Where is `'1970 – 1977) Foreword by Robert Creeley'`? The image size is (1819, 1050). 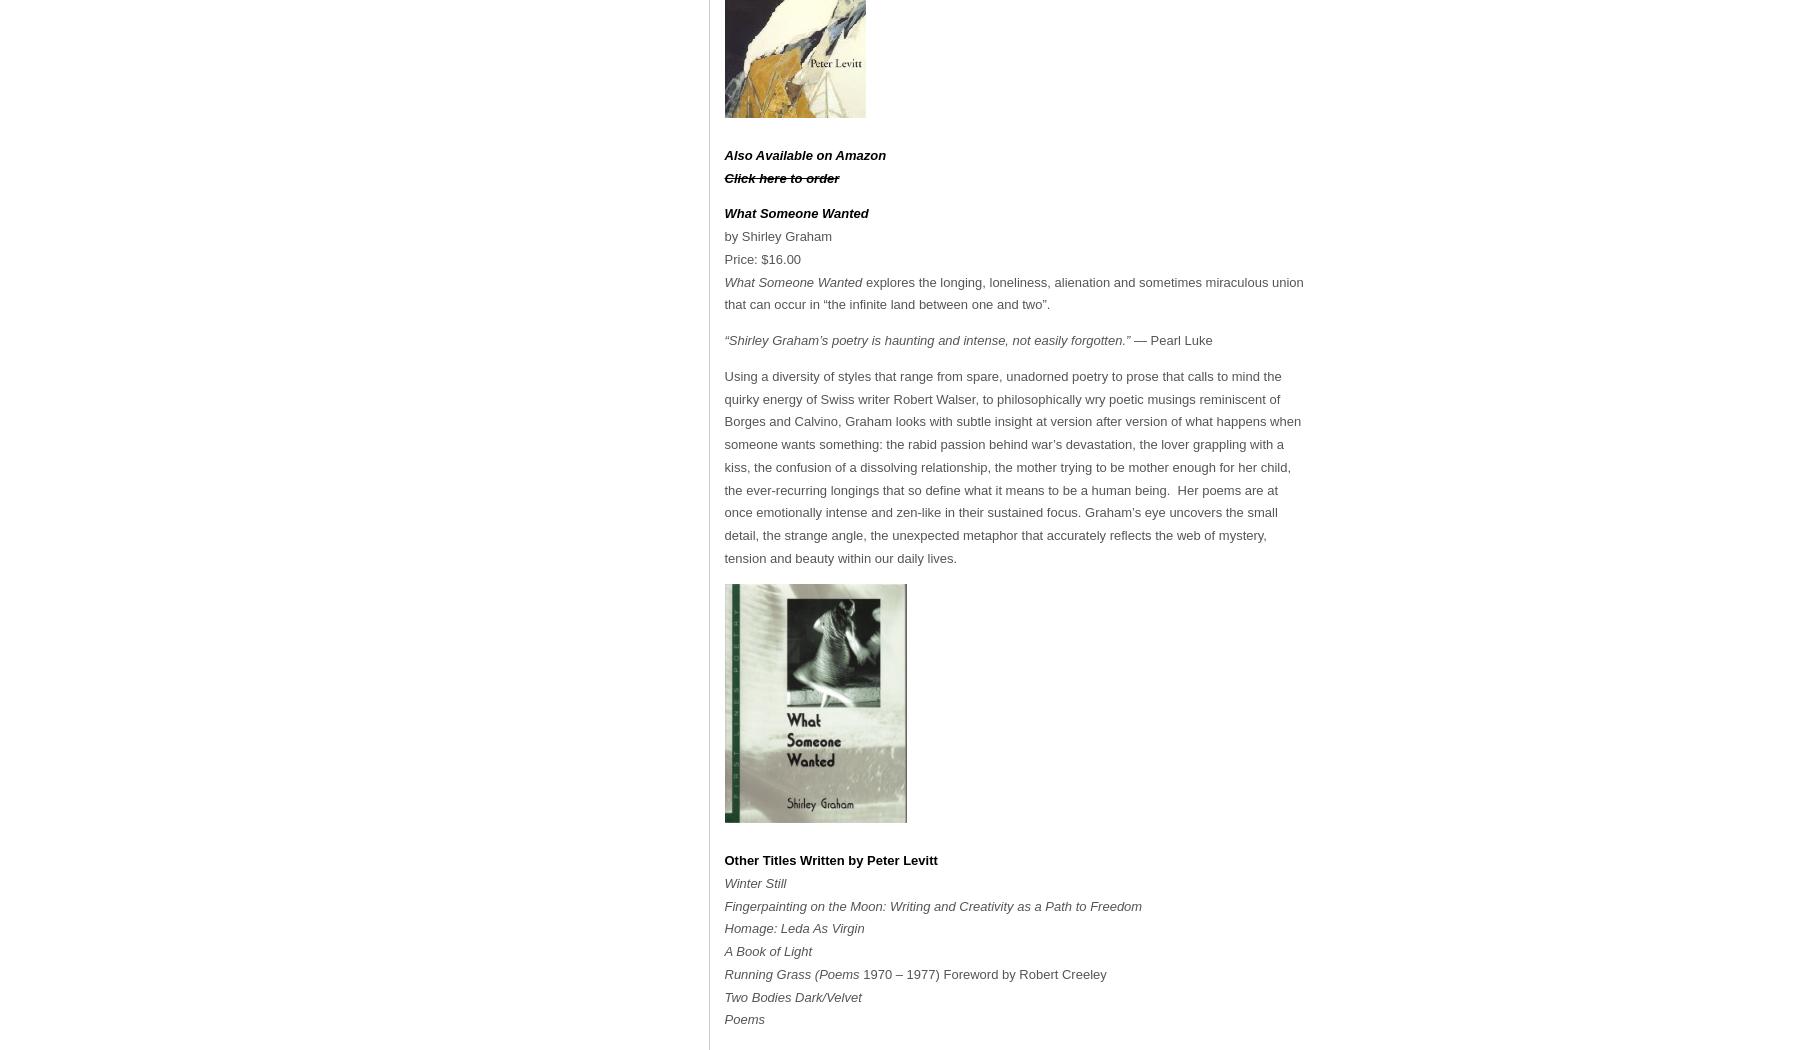 '1970 – 1977) Foreword by Robert Creeley' is located at coordinates (983, 972).